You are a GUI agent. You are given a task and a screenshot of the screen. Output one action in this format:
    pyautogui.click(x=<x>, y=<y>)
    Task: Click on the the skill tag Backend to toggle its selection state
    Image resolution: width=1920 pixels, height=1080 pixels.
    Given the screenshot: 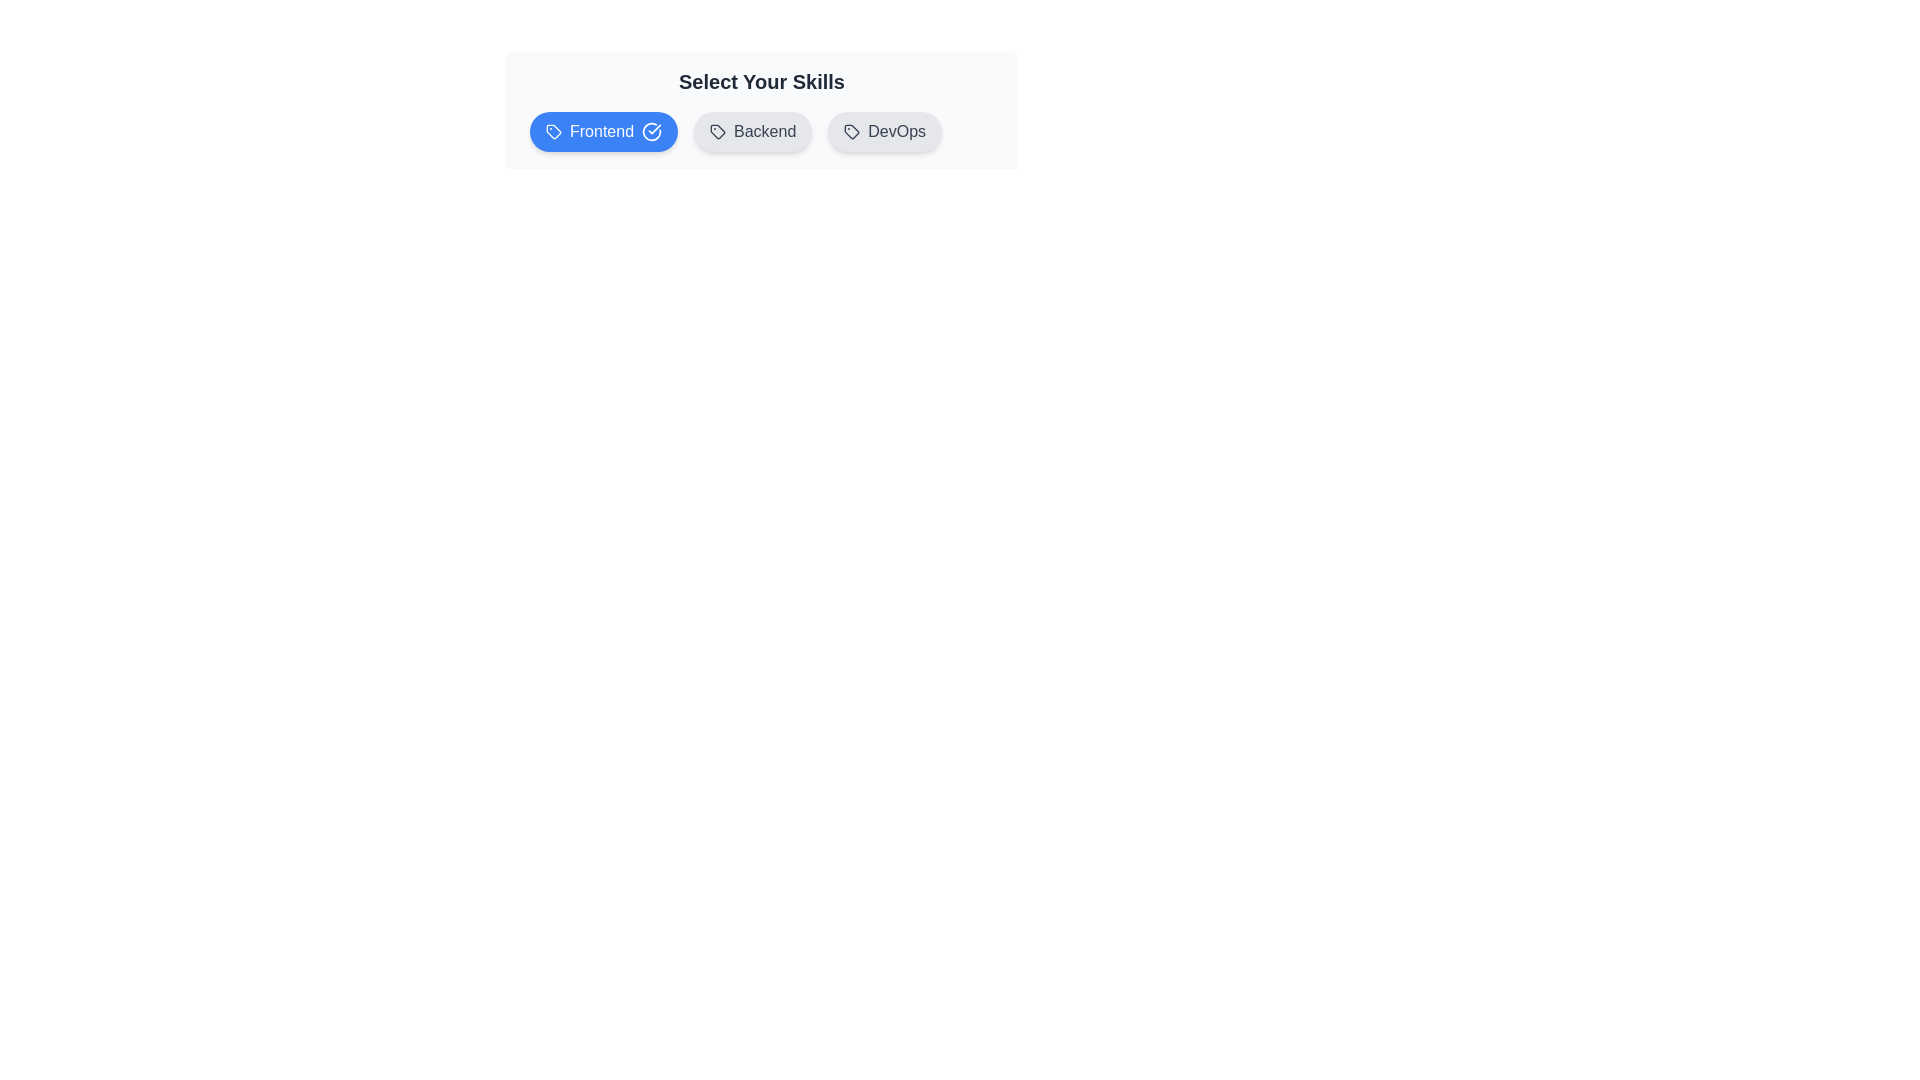 What is the action you would take?
    pyautogui.click(x=752, y=131)
    